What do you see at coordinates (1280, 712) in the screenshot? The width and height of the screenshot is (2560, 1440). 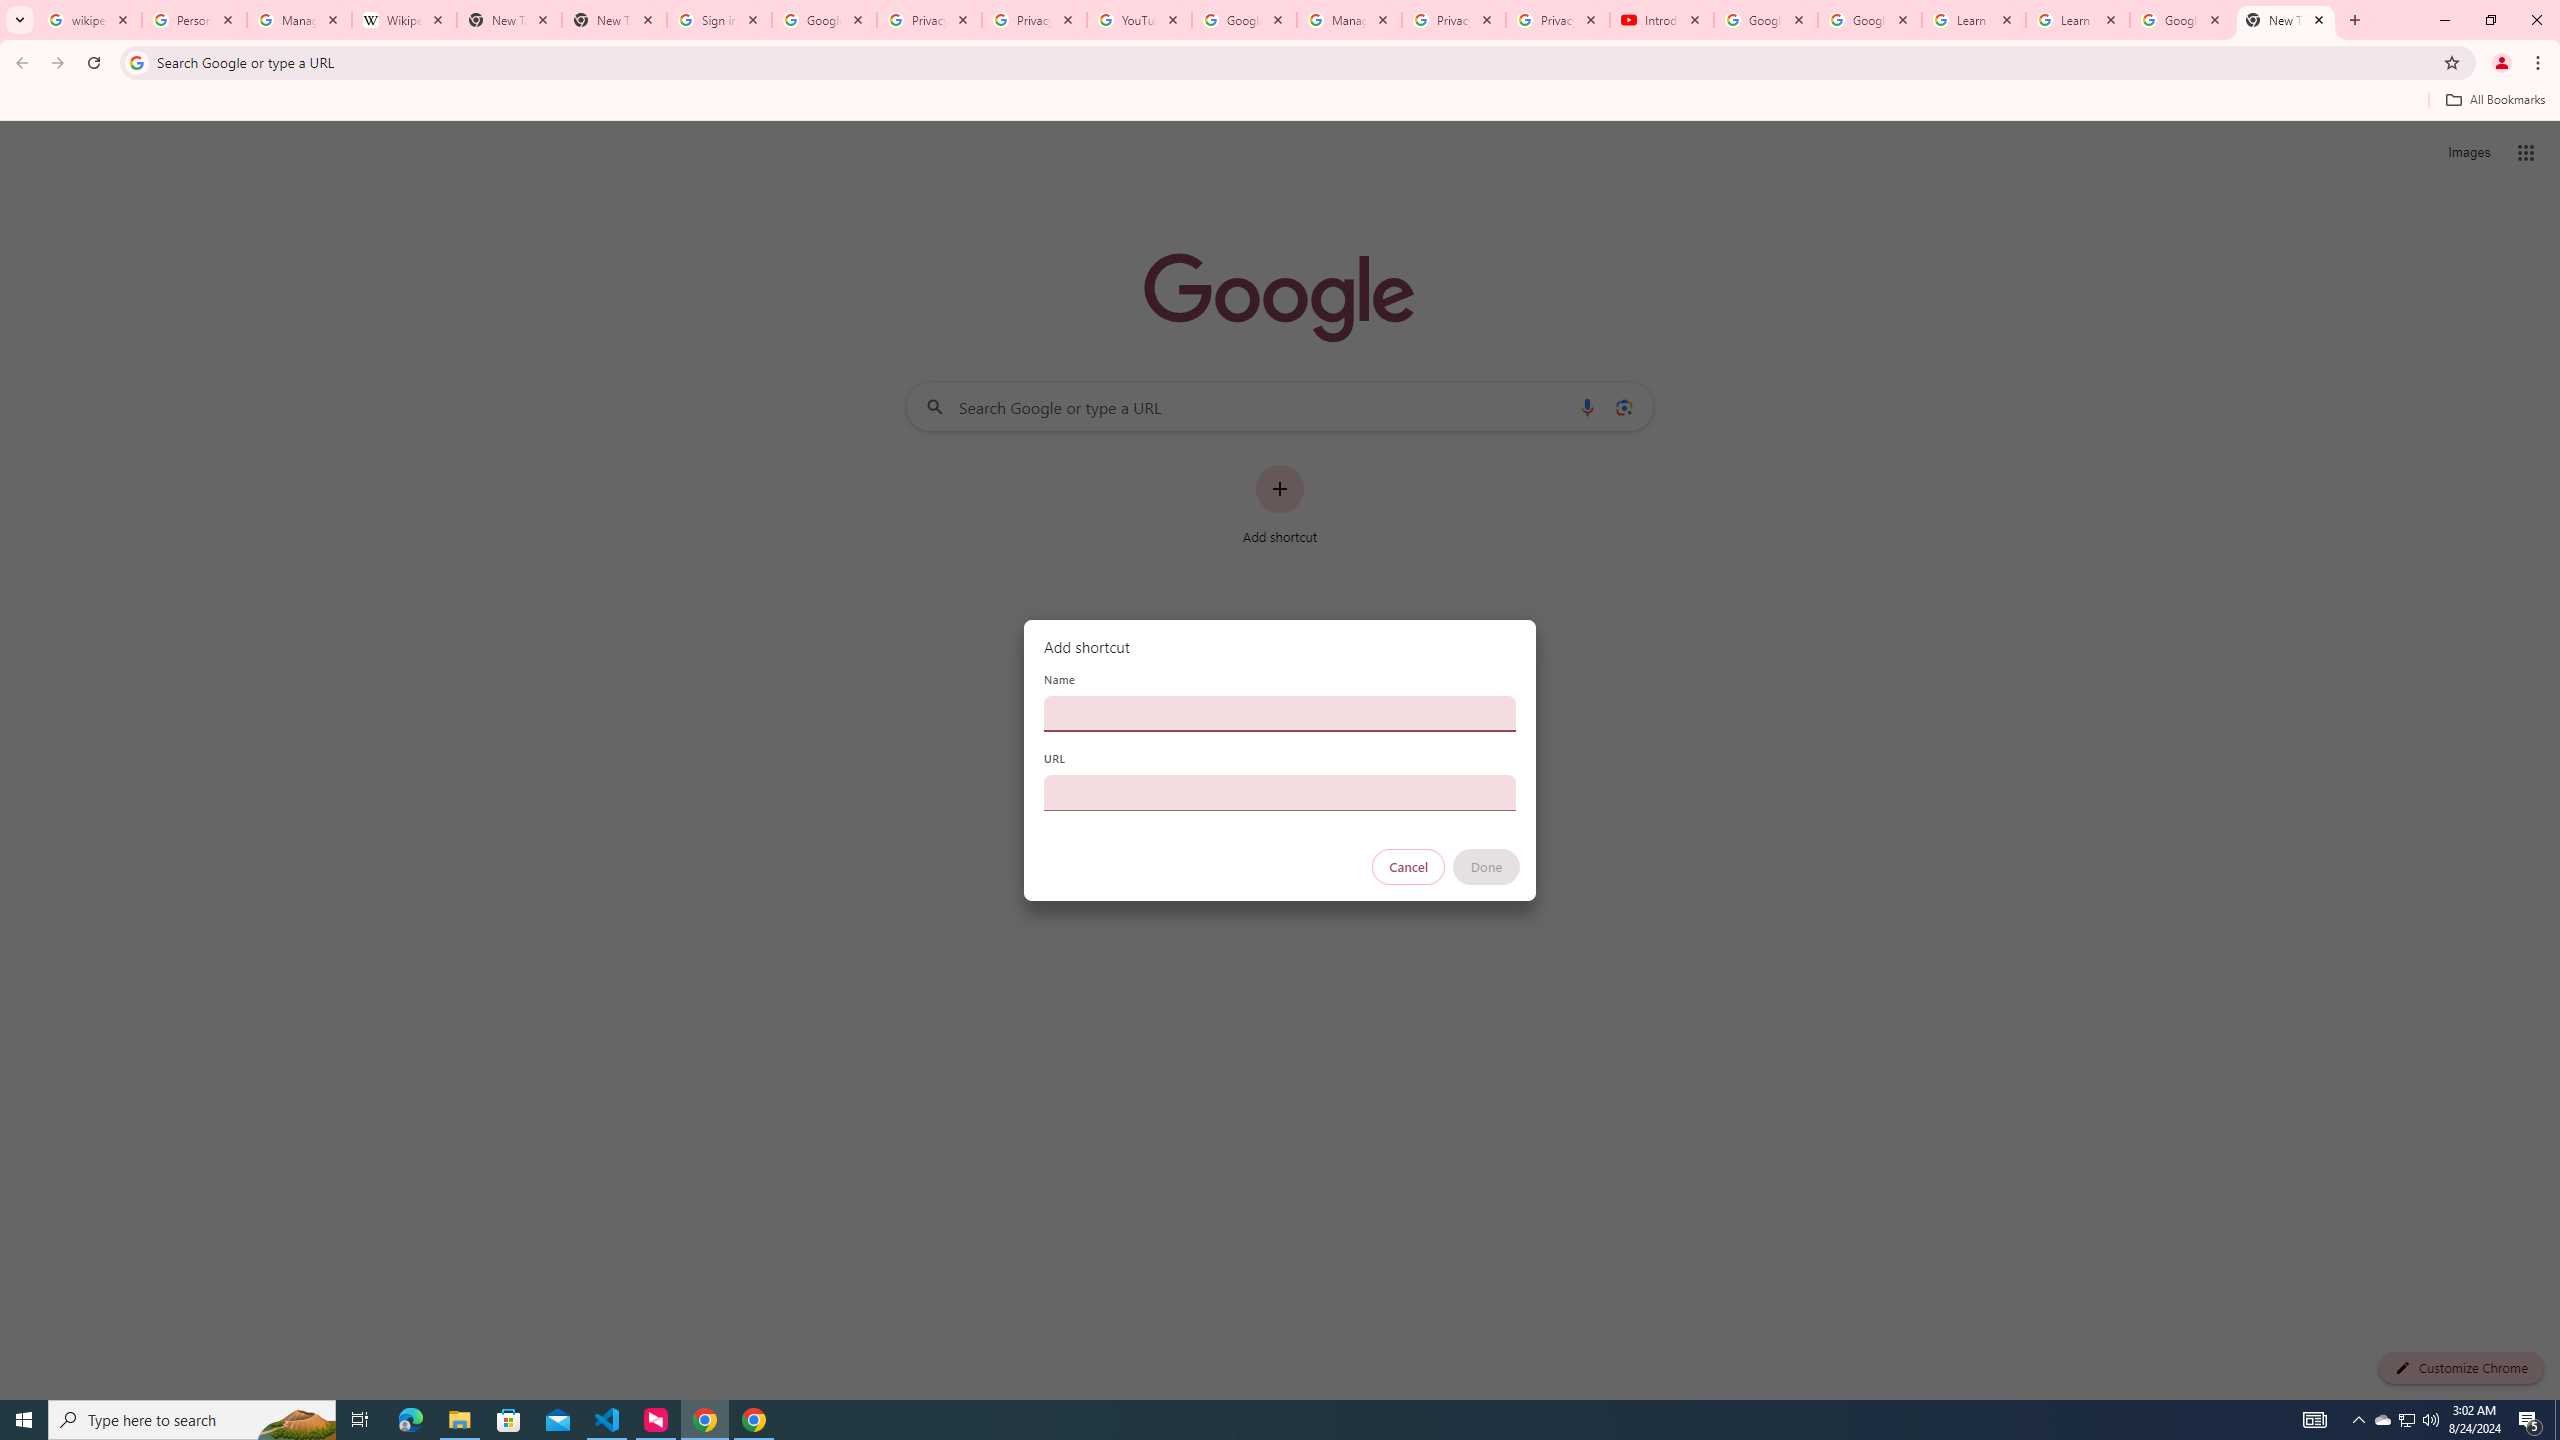 I see `'Name'` at bounding box center [1280, 712].